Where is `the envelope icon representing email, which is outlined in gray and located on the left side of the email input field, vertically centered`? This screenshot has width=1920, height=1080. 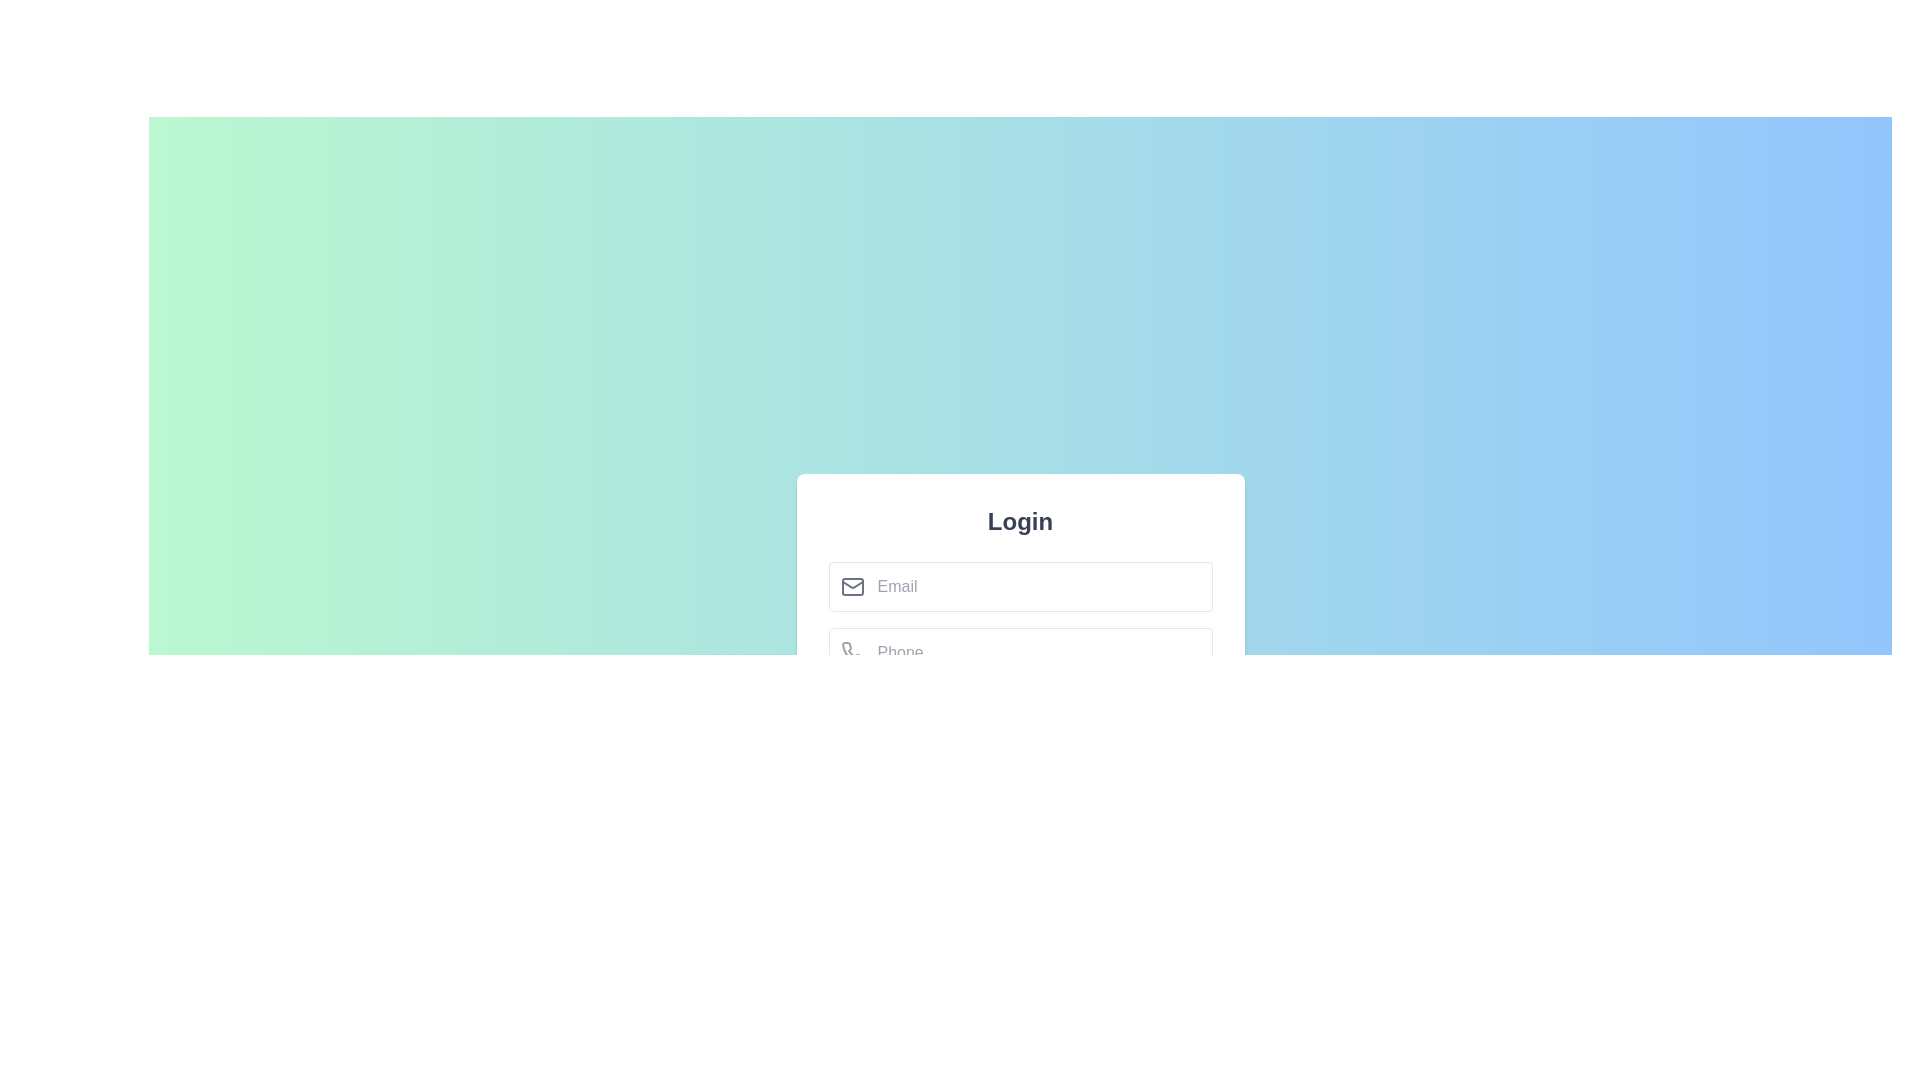
the envelope icon representing email, which is outlined in gray and located on the left side of the email input field, vertically centered is located at coordinates (852, 585).